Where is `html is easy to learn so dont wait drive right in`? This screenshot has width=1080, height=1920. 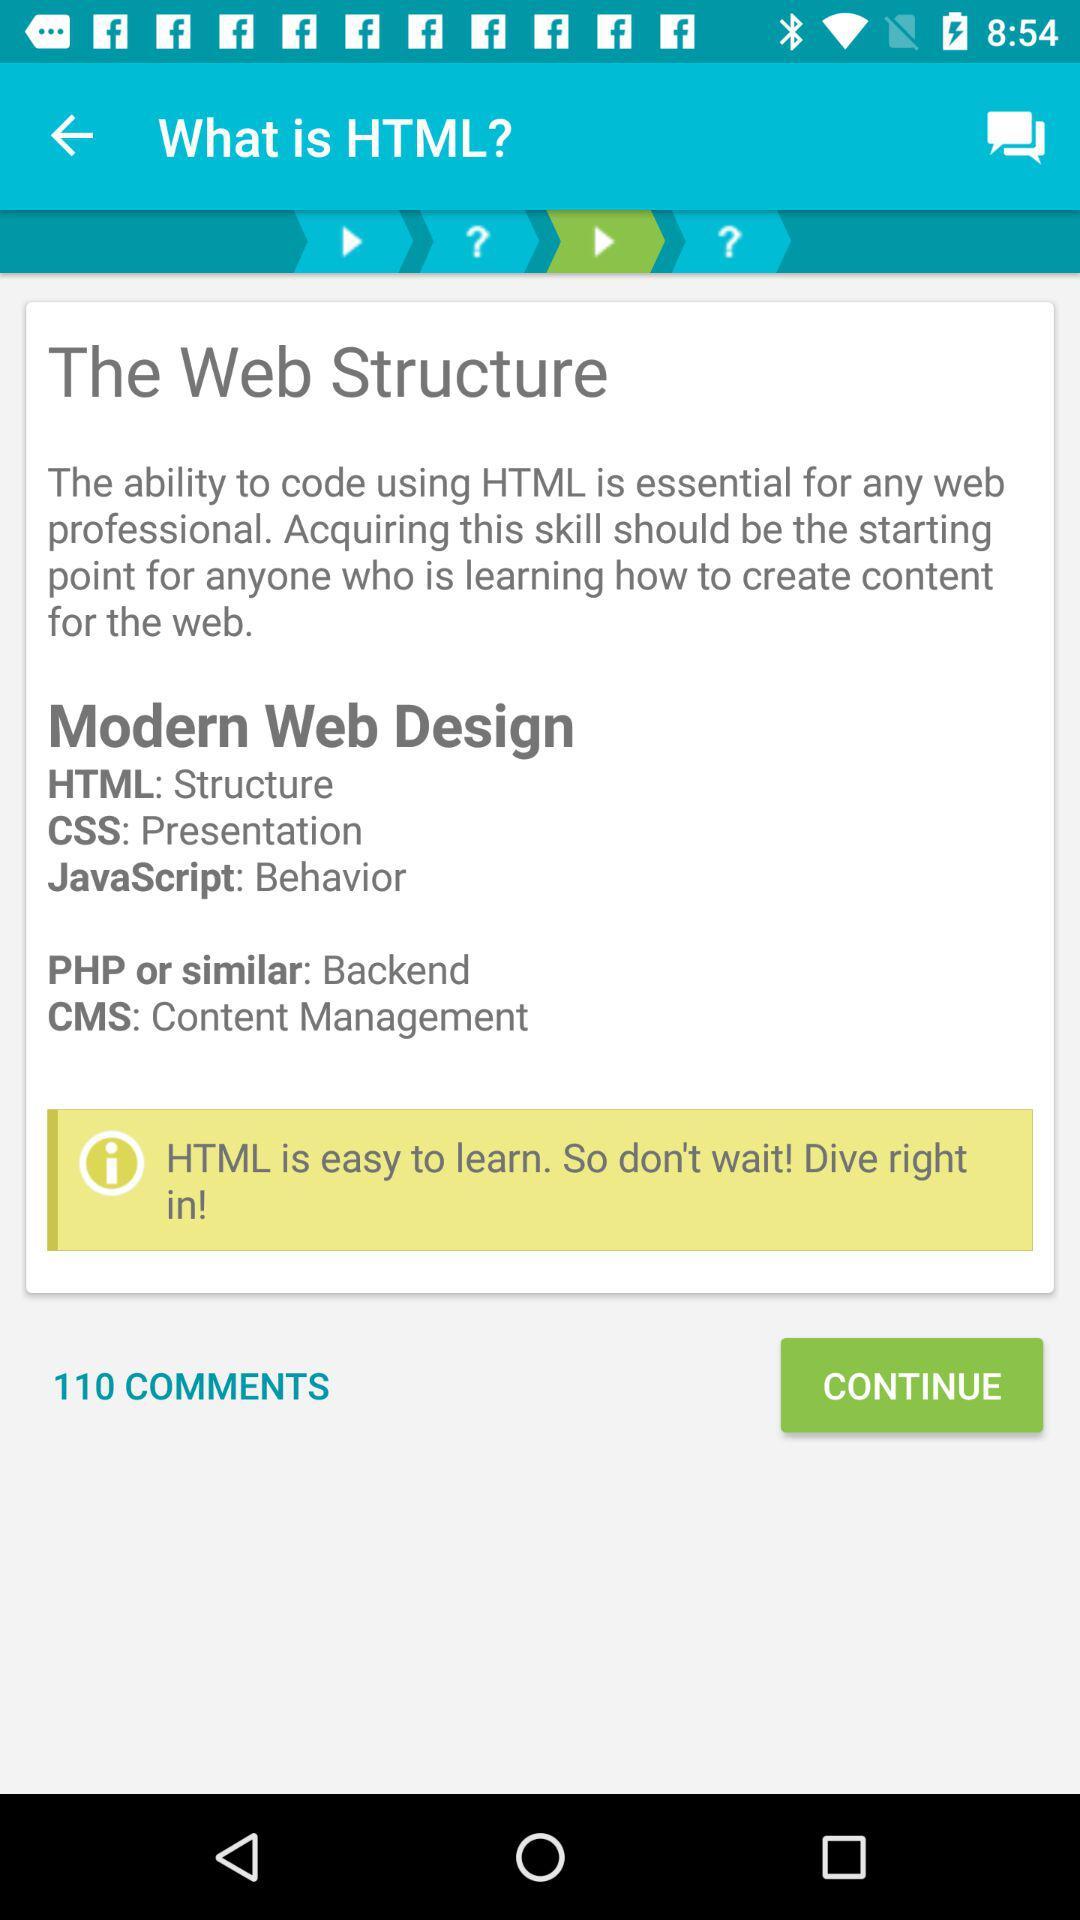 html is easy to learn so dont wait drive right in is located at coordinates (588, 1180).